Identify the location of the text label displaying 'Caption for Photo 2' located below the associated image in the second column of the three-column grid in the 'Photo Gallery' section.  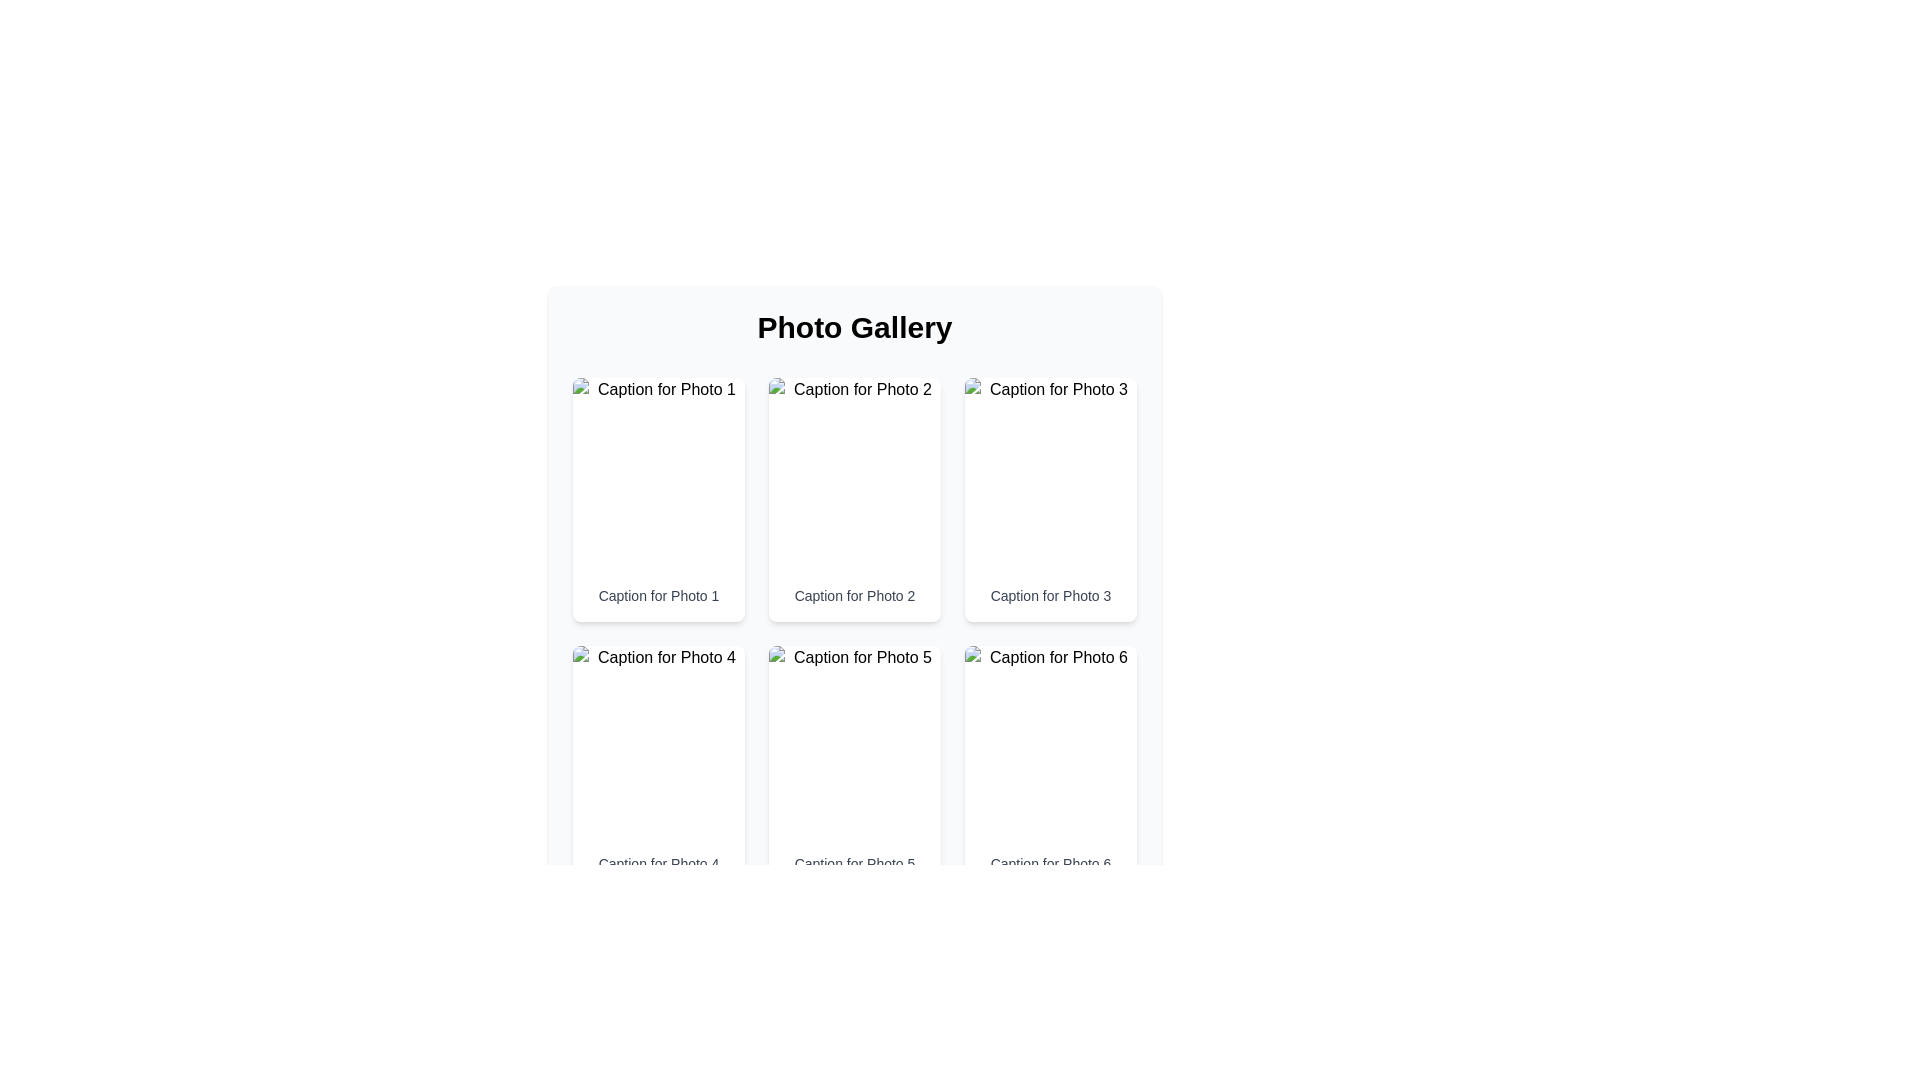
(854, 595).